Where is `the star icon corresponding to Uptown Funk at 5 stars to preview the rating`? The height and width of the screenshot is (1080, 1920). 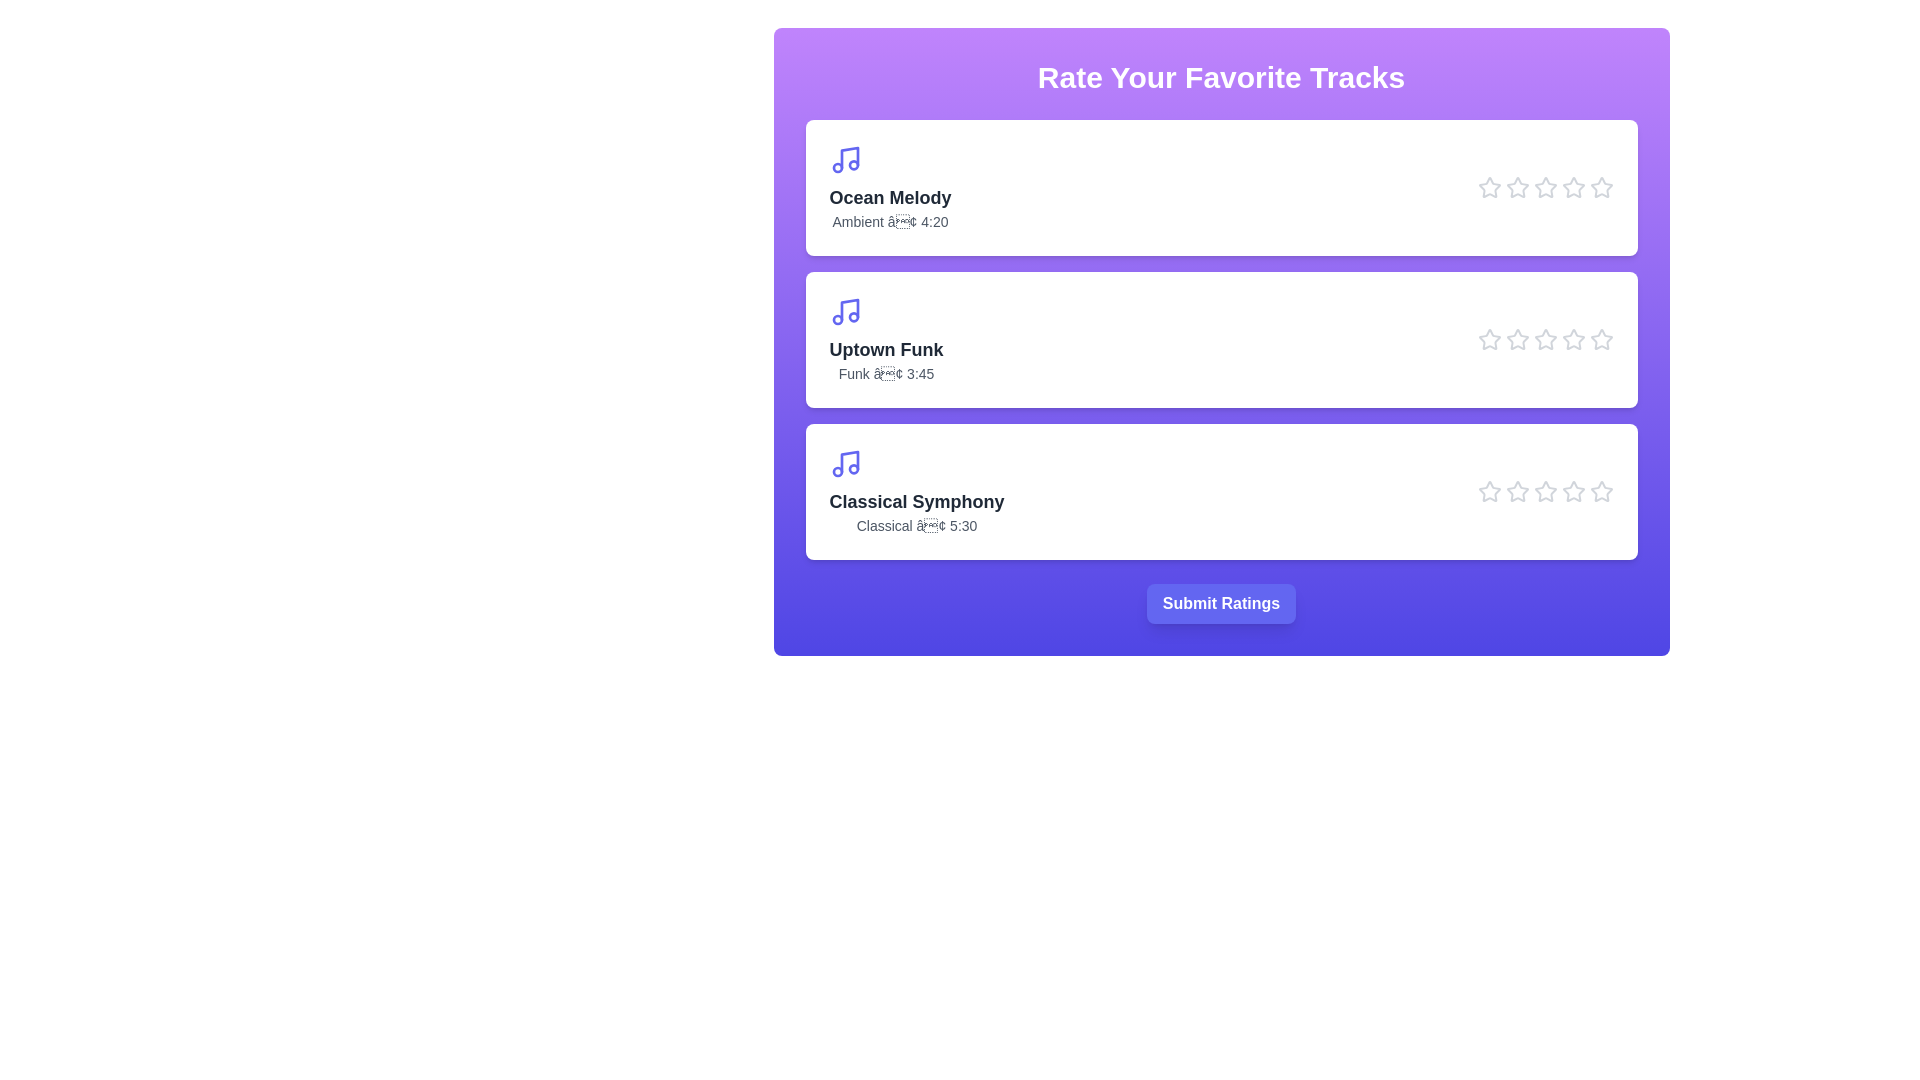 the star icon corresponding to Uptown Funk at 5 stars to preview the rating is located at coordinates (1601, 338).